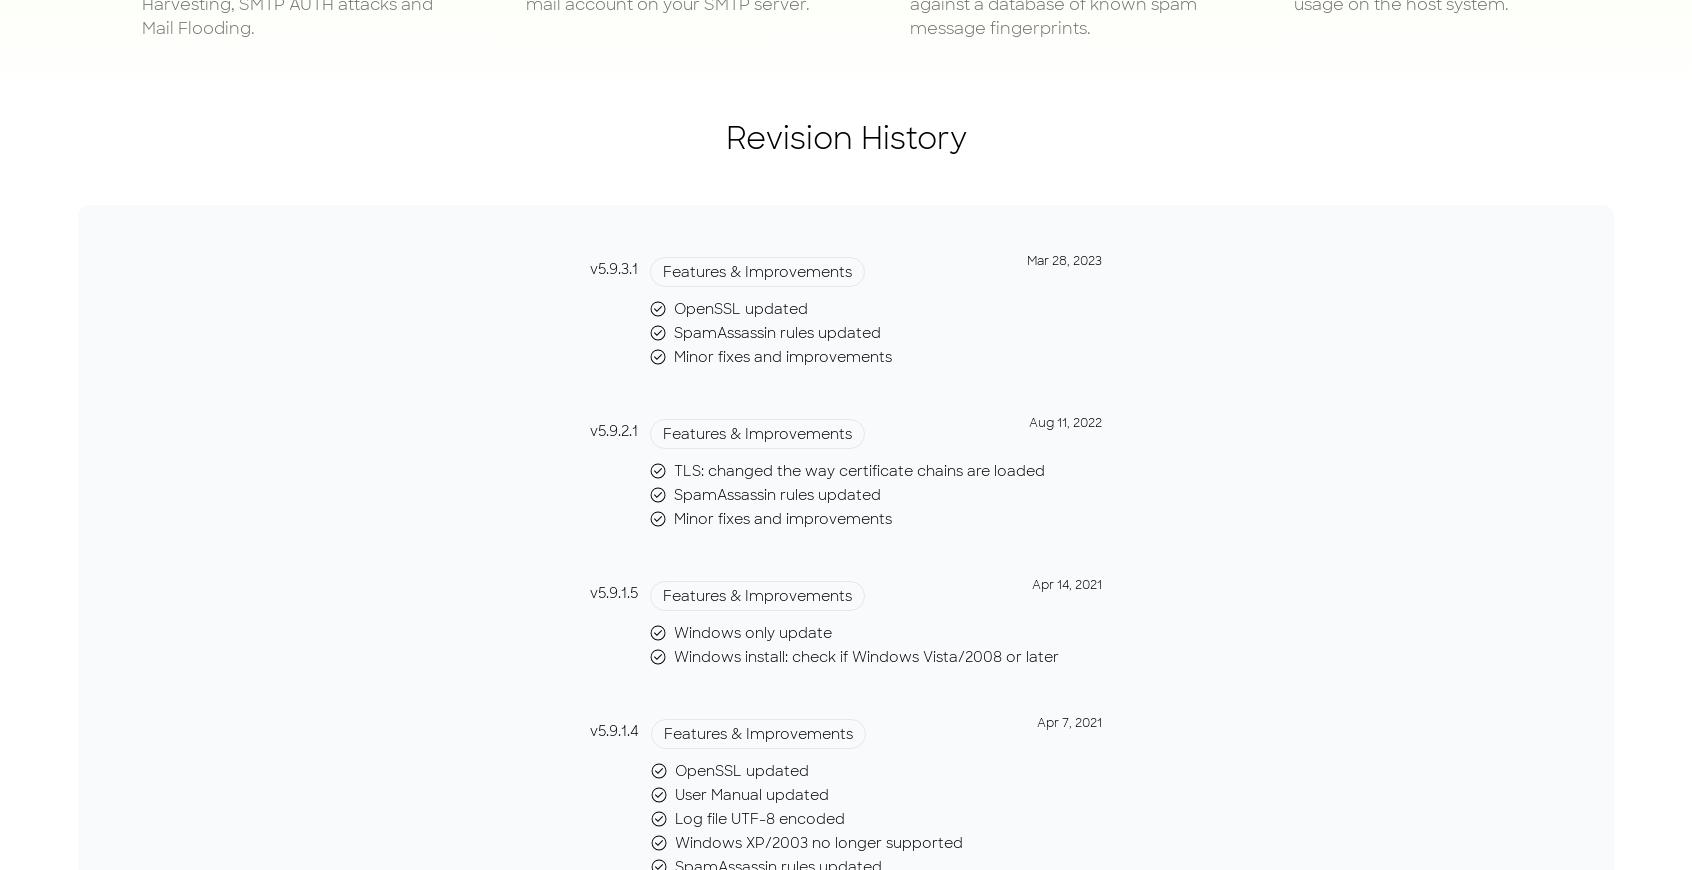  What do you see at coordinates (659, 63) in the screenshot?
I see `'Byteplant GmbH'` at bounding box center [659, 63].